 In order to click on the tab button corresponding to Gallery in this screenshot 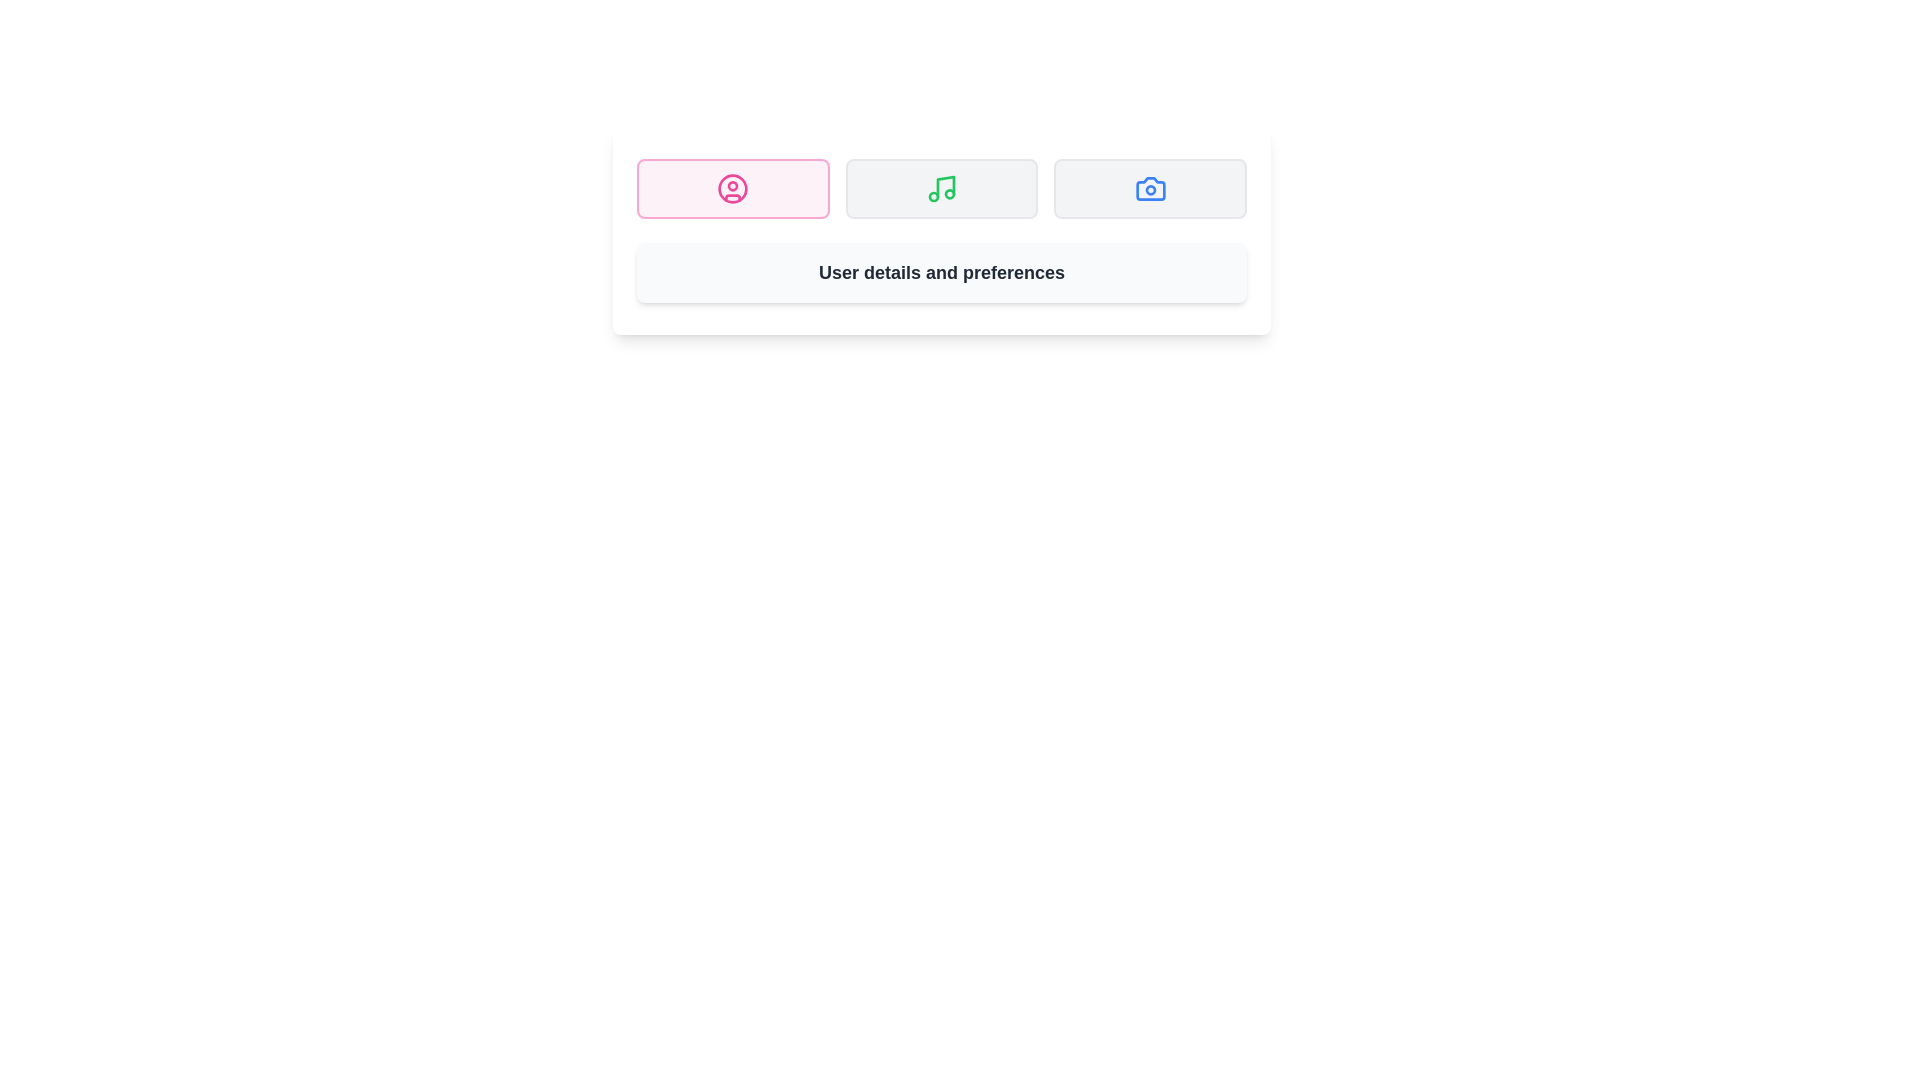, I will do `click(1151, 189)`.